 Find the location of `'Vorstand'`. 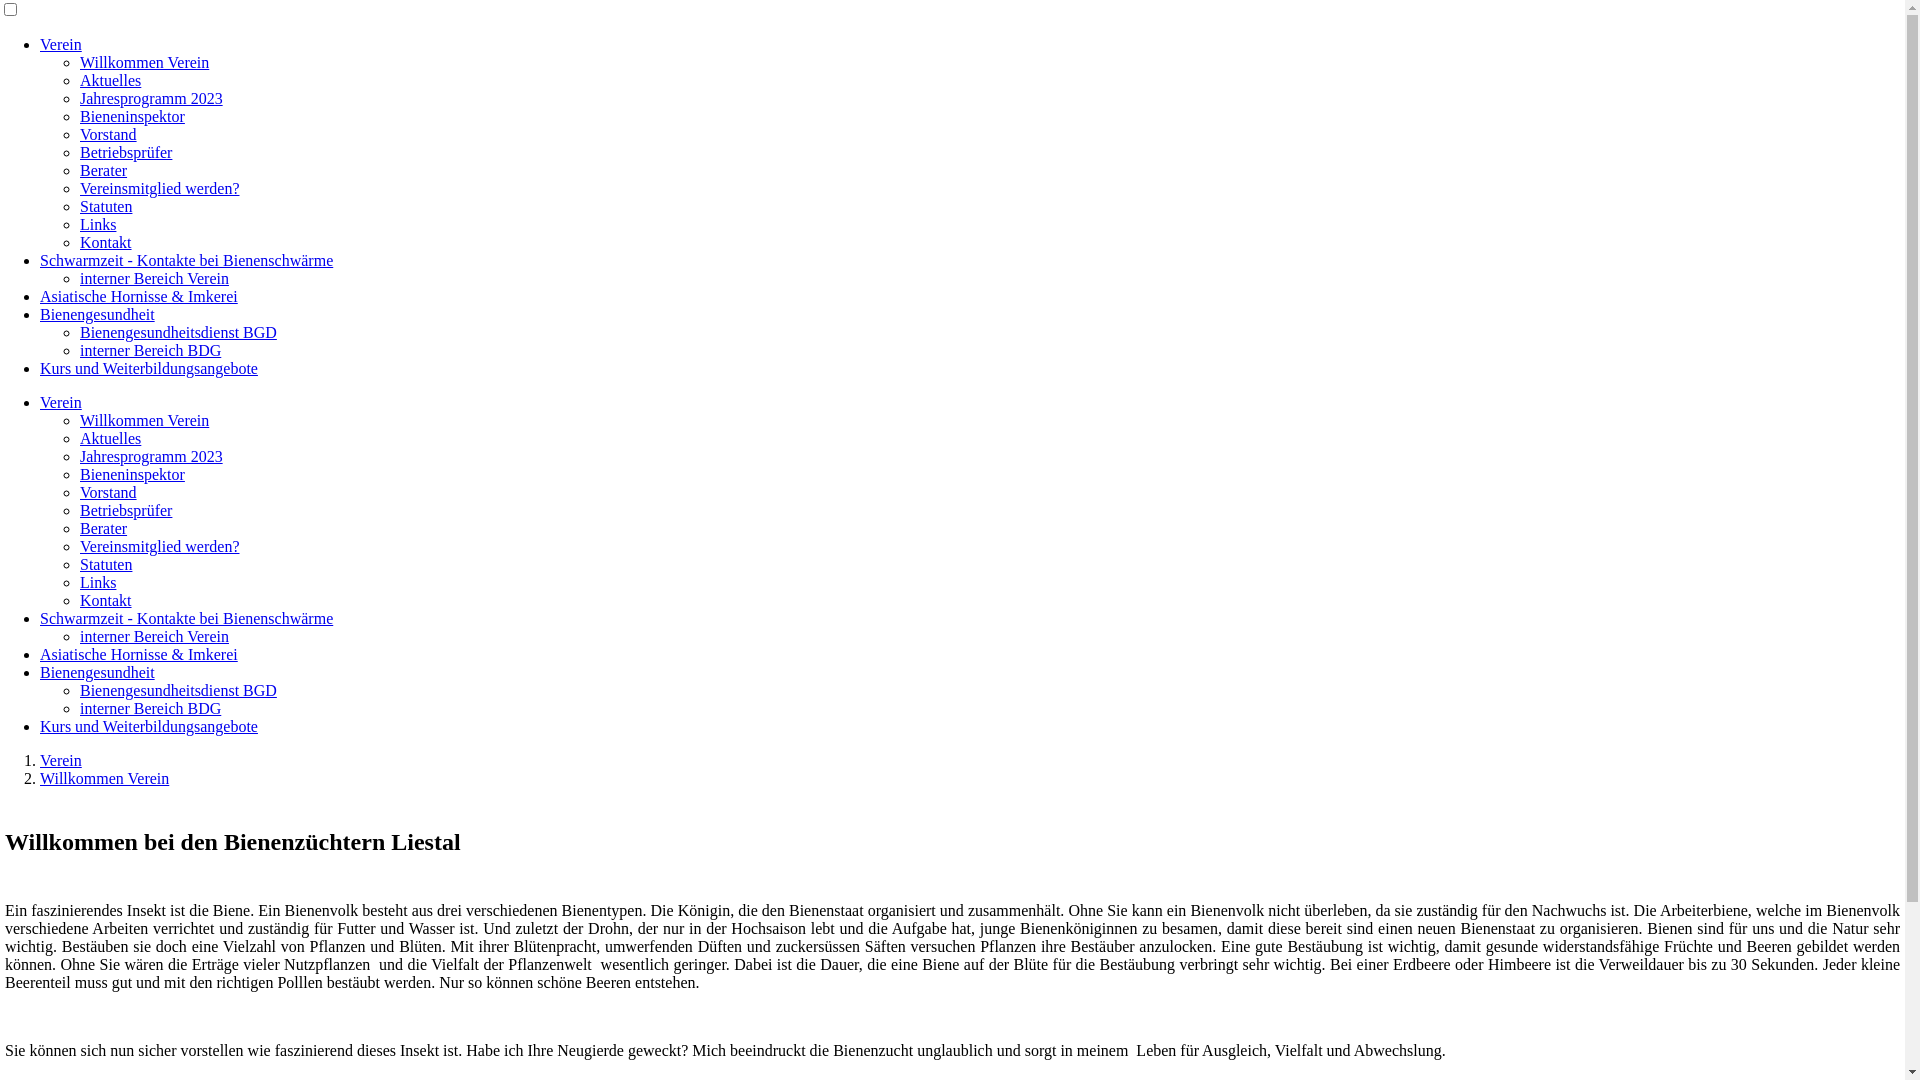

'Vorstand' is located at coordinates (107, 134).